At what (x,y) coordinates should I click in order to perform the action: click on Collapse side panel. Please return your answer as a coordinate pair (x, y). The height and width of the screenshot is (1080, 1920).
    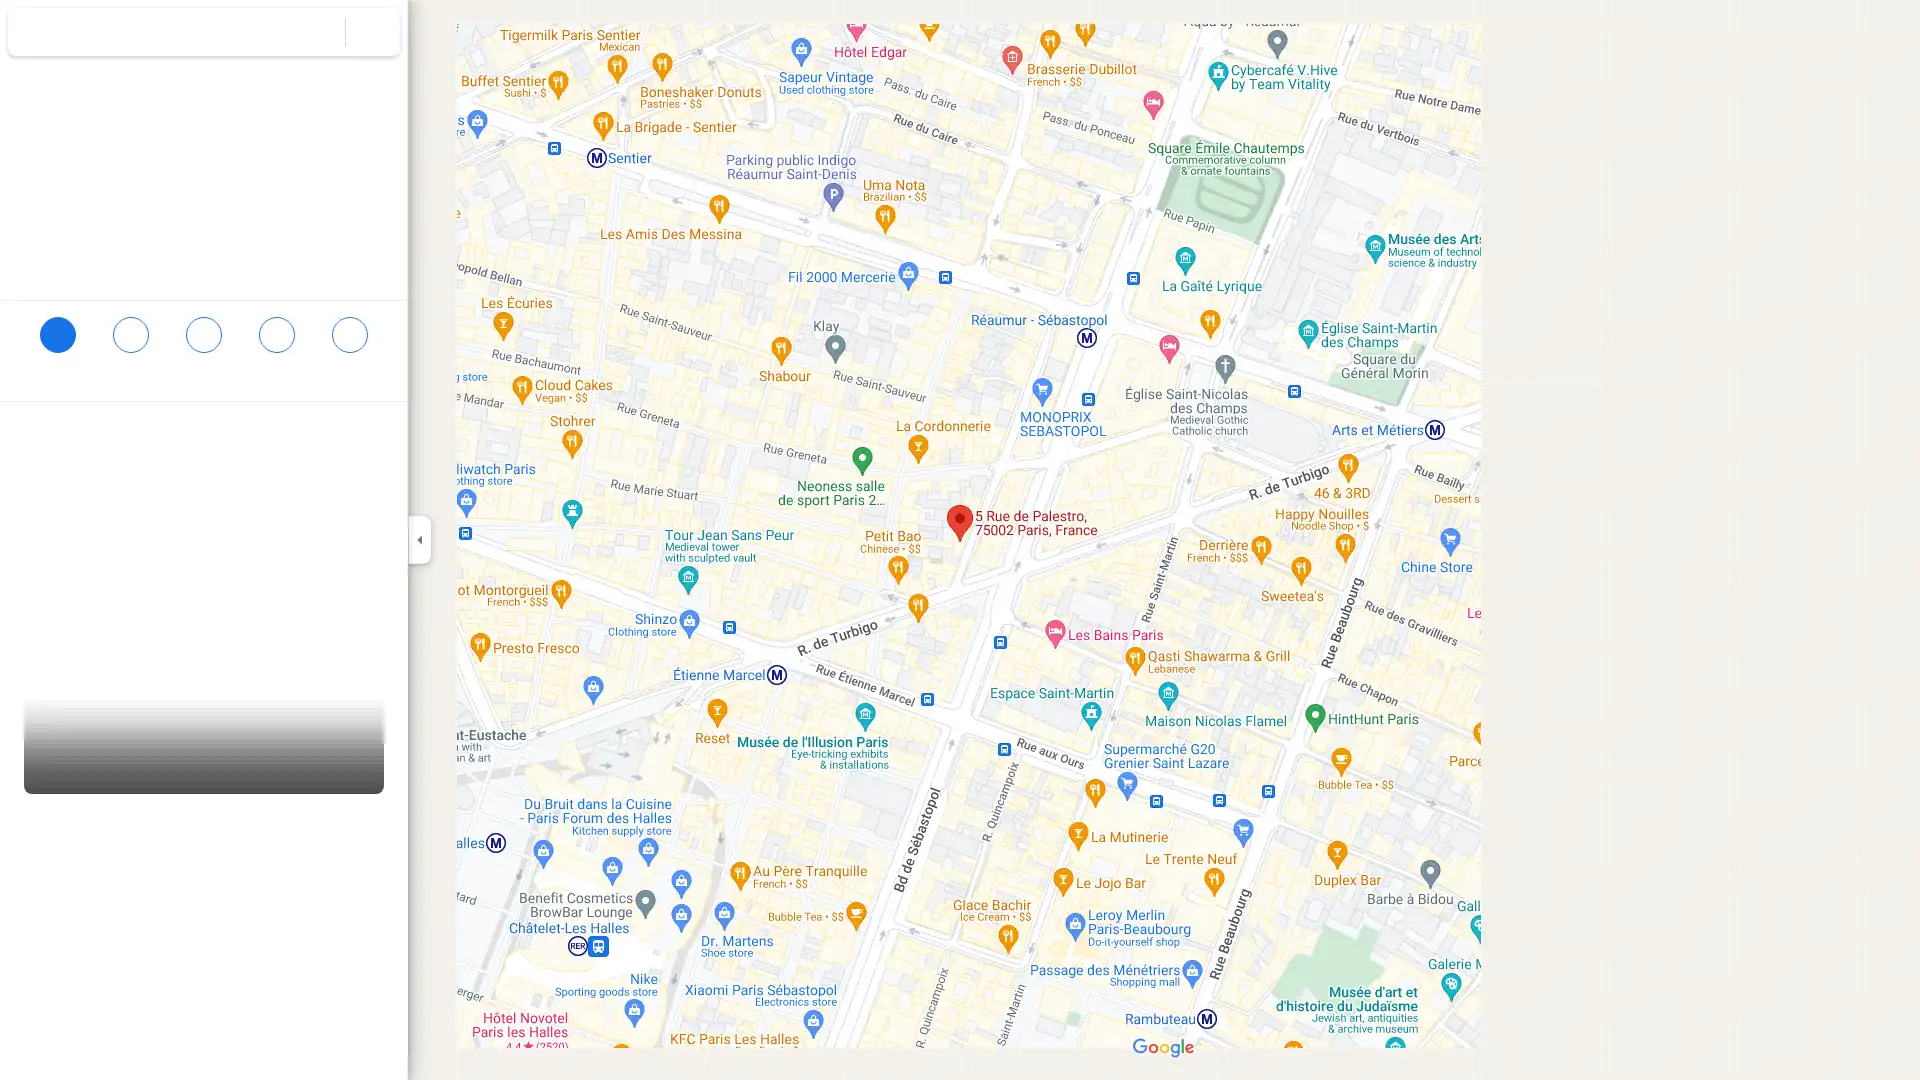
    Looking at the image, I should click on (418, 540).